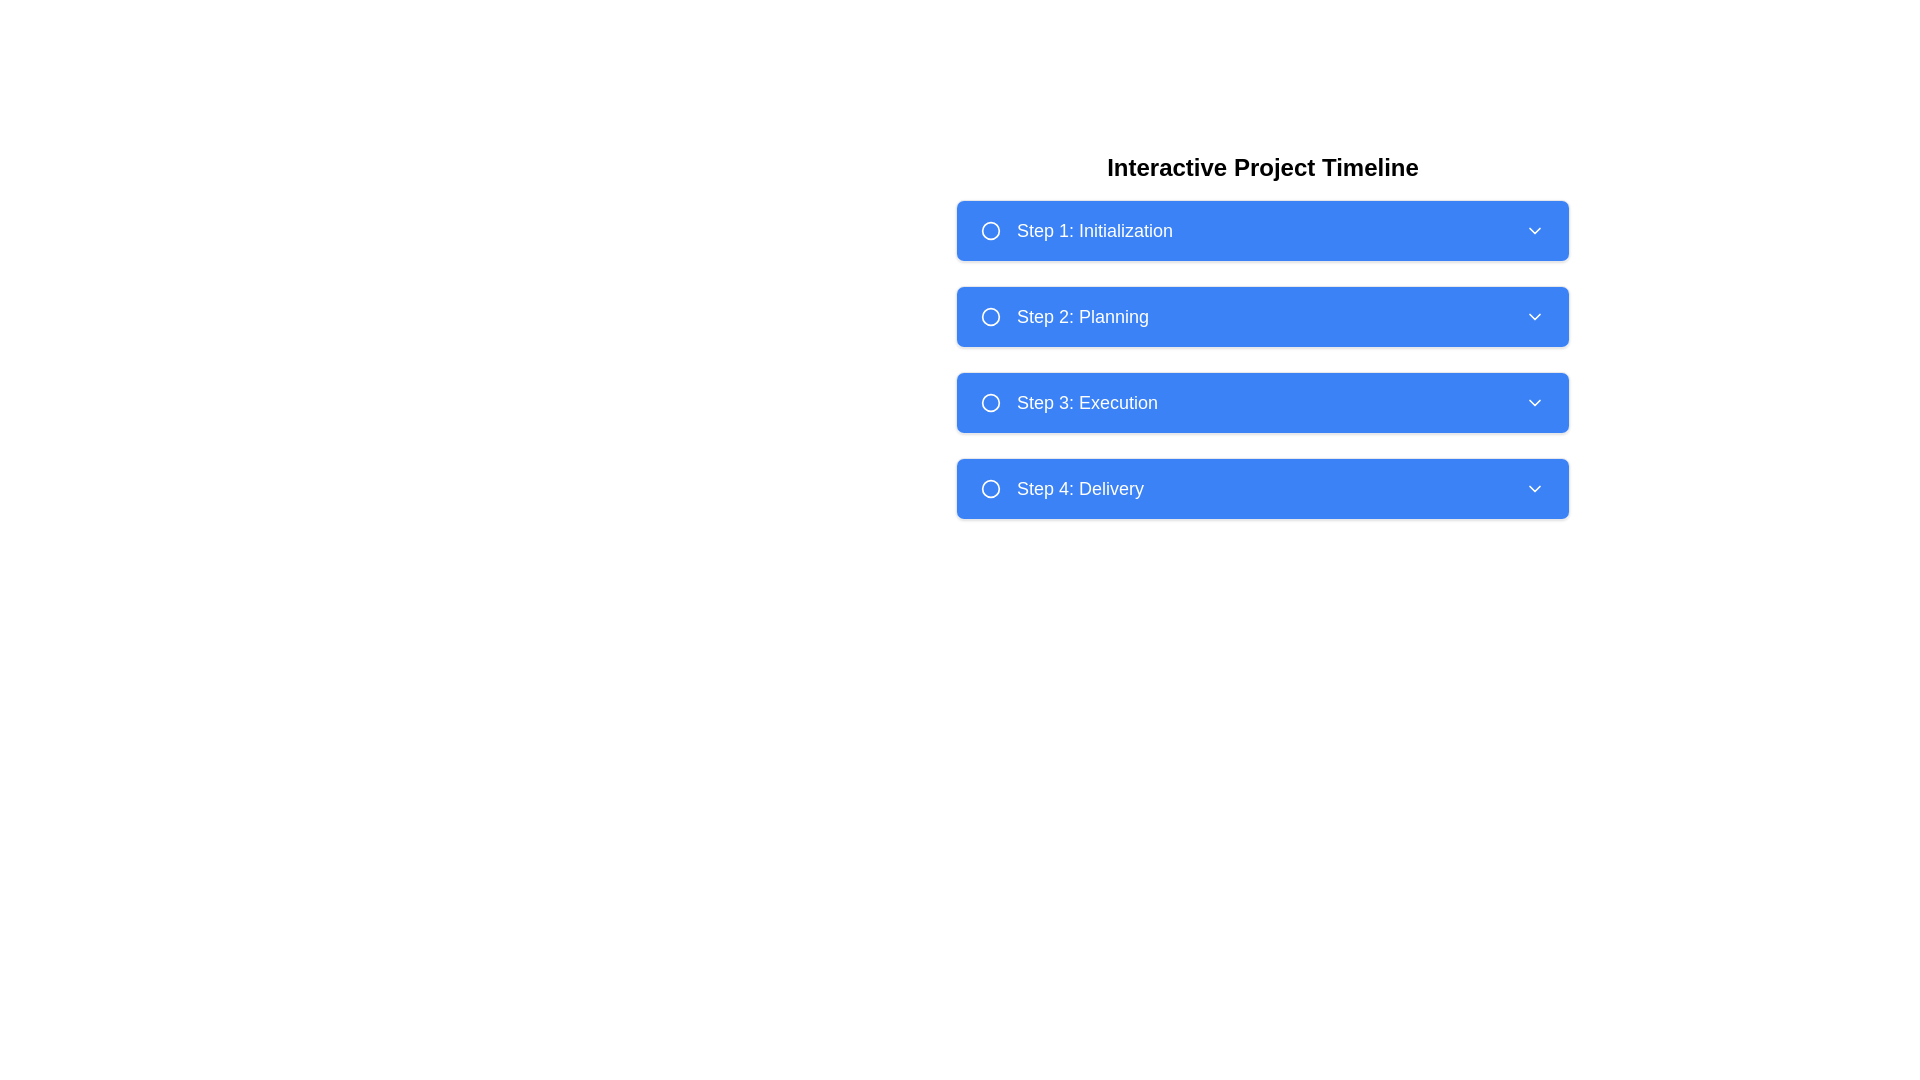 This screenshot has height=1080, width=1920. Describe the element at coordinates (1261, 334) in the screenshot. I see `the horizontally aligned button labeled 'Step 2: Planning', which has a blue background and white text, positioned centrally below 'Step 1: Initialization'` at that location.